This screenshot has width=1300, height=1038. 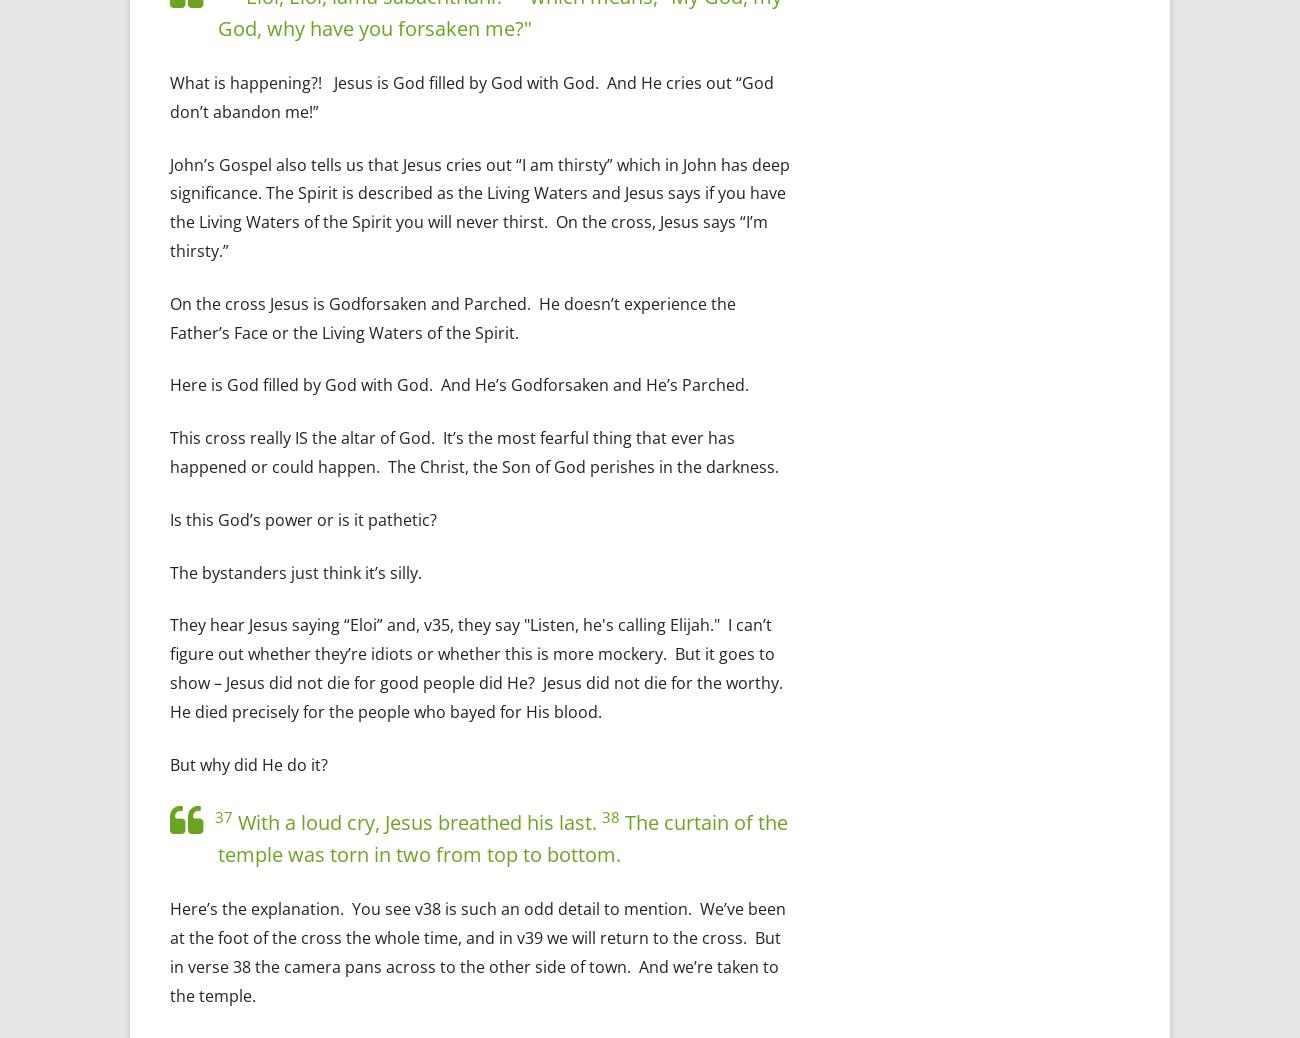 I want to click on 'But why did He do it?', so click(x=247, y=762).